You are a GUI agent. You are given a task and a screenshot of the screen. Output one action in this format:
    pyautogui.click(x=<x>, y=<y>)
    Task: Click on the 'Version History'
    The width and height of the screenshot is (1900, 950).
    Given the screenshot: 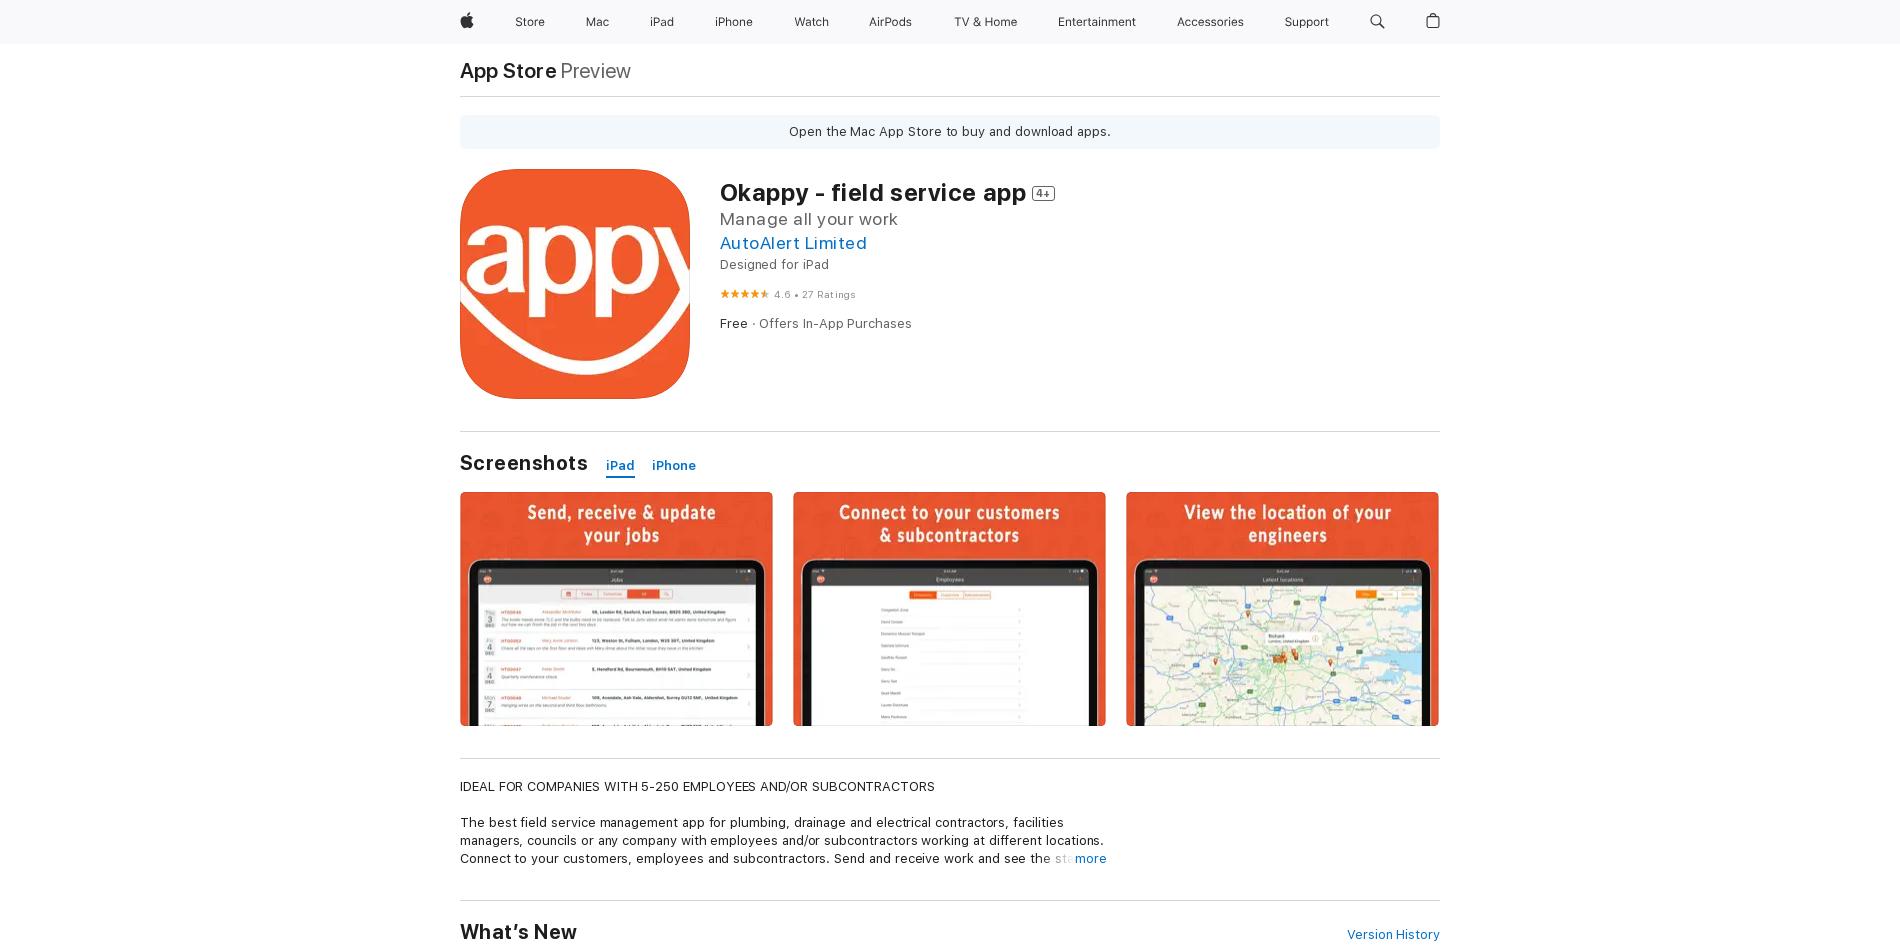 What is the action you would take?
    pyautogui.click(x=1392, y=933)
    